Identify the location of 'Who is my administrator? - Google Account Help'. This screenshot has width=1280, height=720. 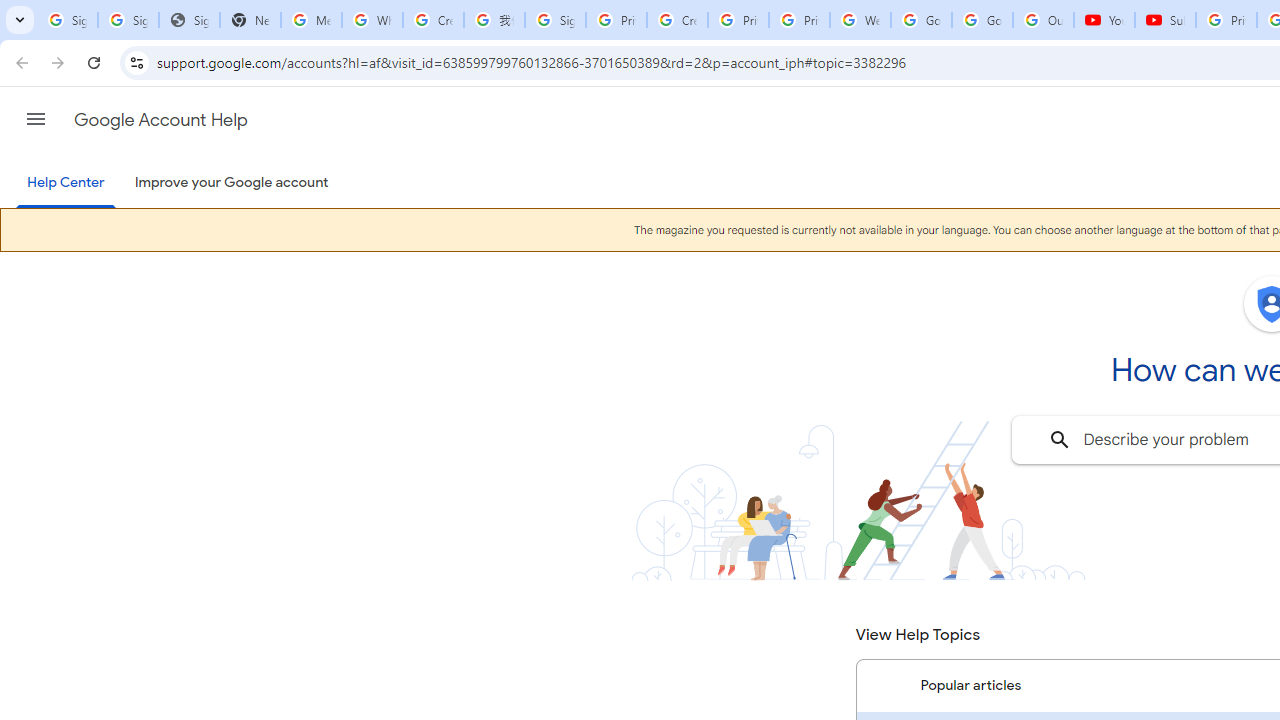
(372, 20).